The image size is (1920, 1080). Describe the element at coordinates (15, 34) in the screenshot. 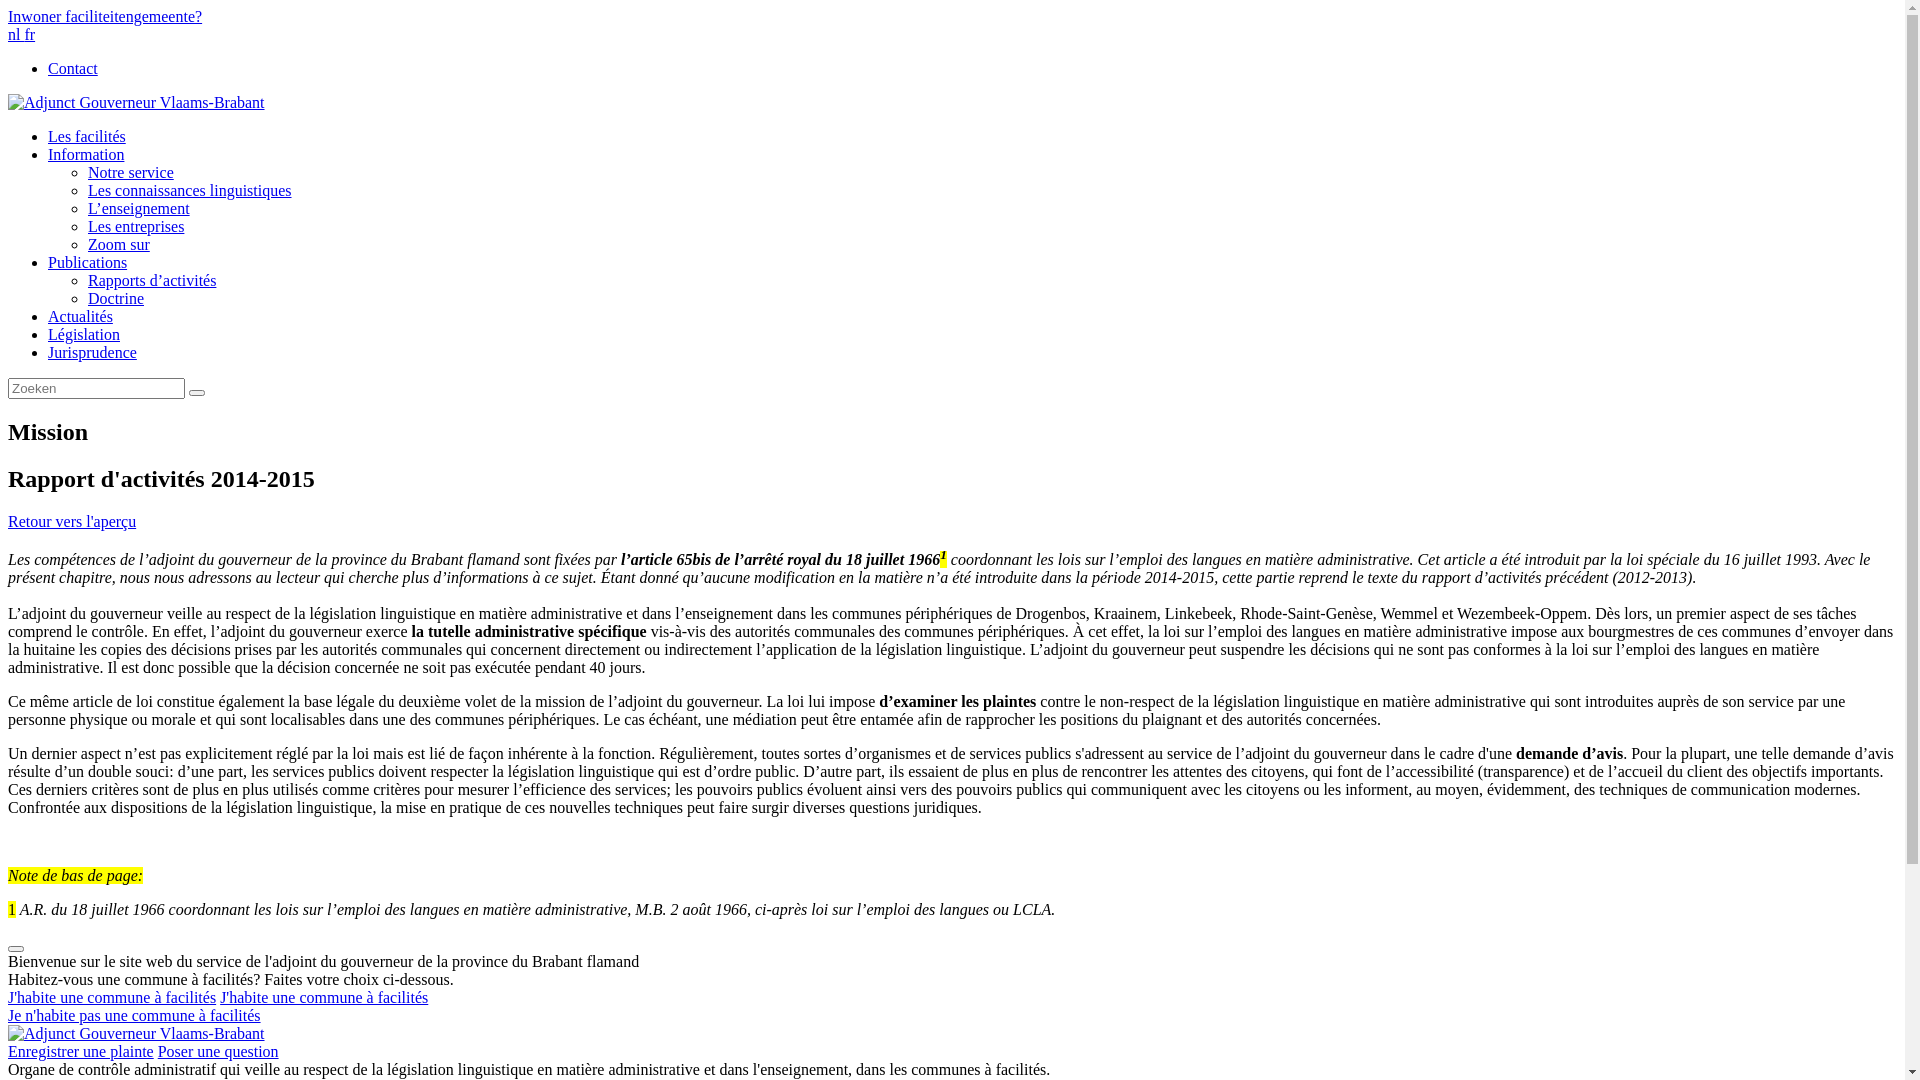

I see `'nl'` at that location.